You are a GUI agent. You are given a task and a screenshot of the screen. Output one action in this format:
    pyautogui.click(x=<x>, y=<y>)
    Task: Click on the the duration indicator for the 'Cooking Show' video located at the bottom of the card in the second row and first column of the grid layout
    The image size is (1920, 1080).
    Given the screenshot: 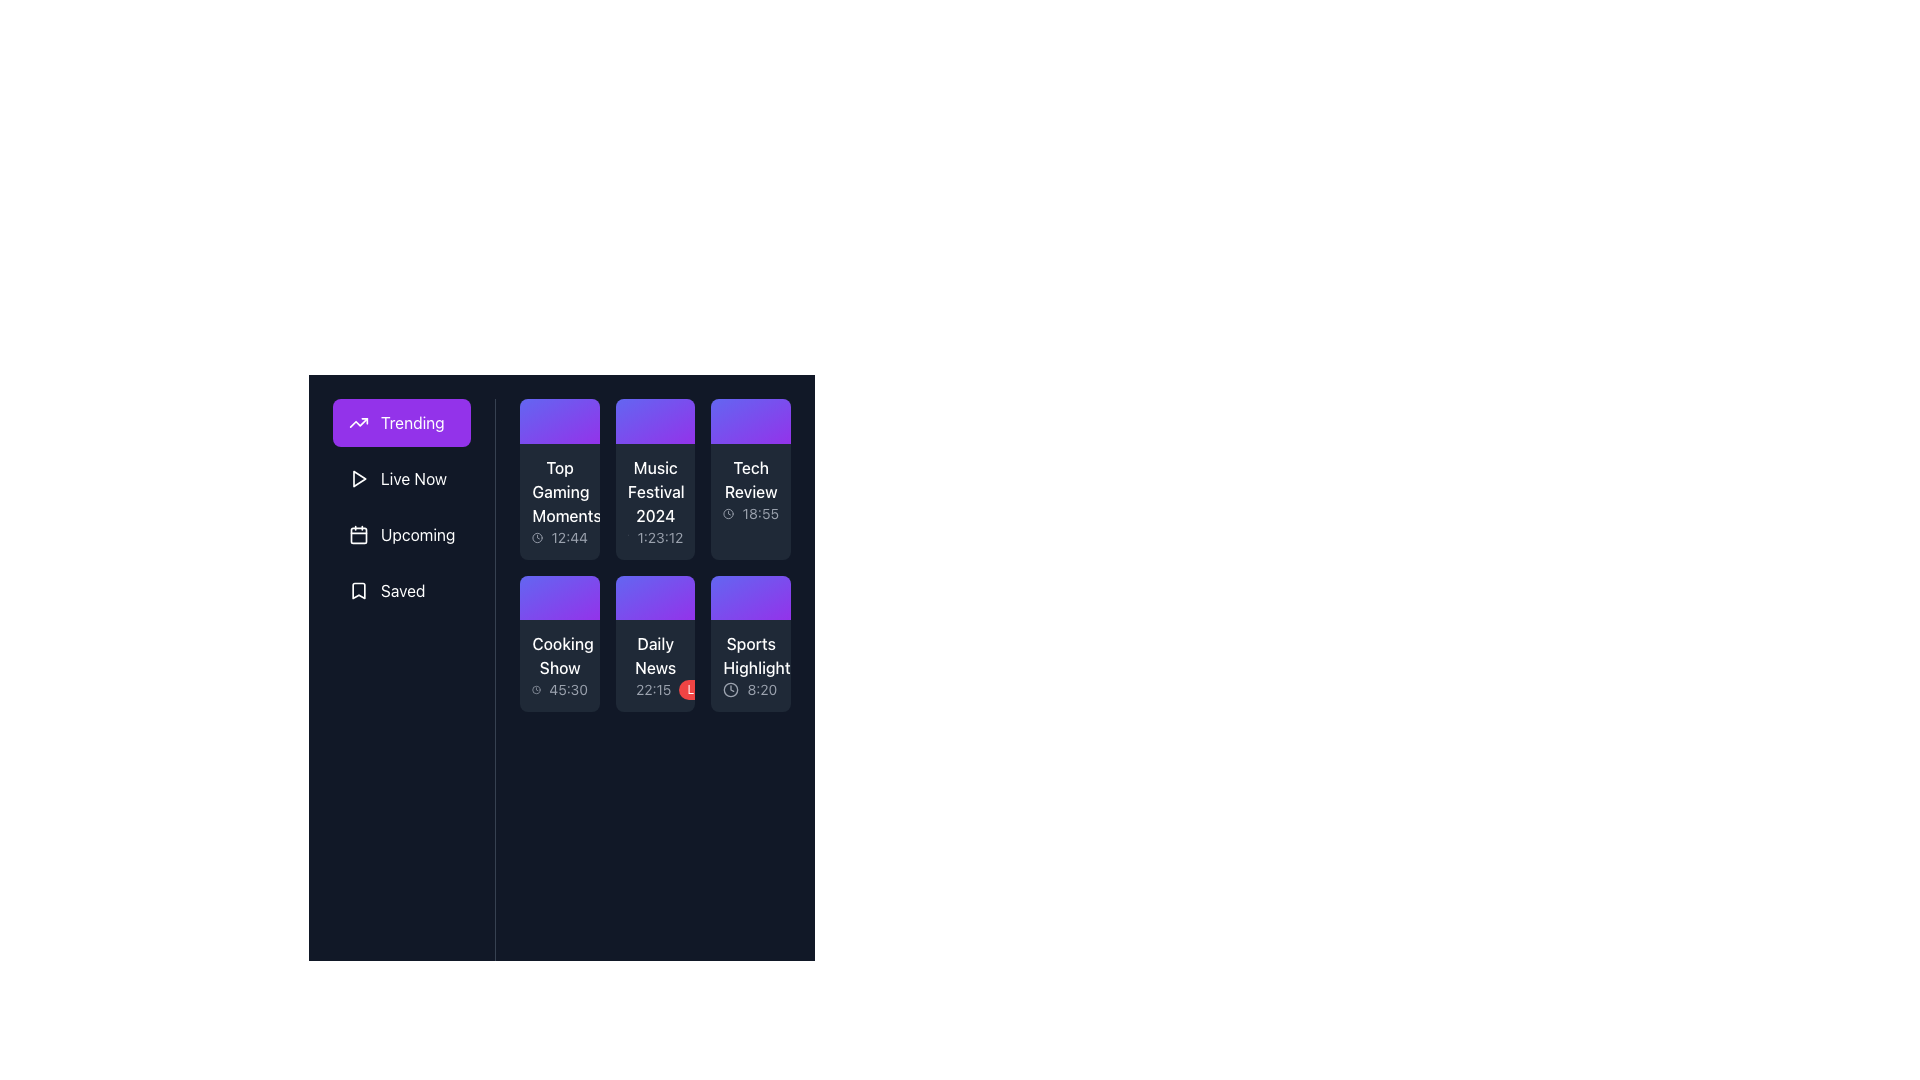 What is the action you would take?
    pyautogui.click(x=560, y=689)
    